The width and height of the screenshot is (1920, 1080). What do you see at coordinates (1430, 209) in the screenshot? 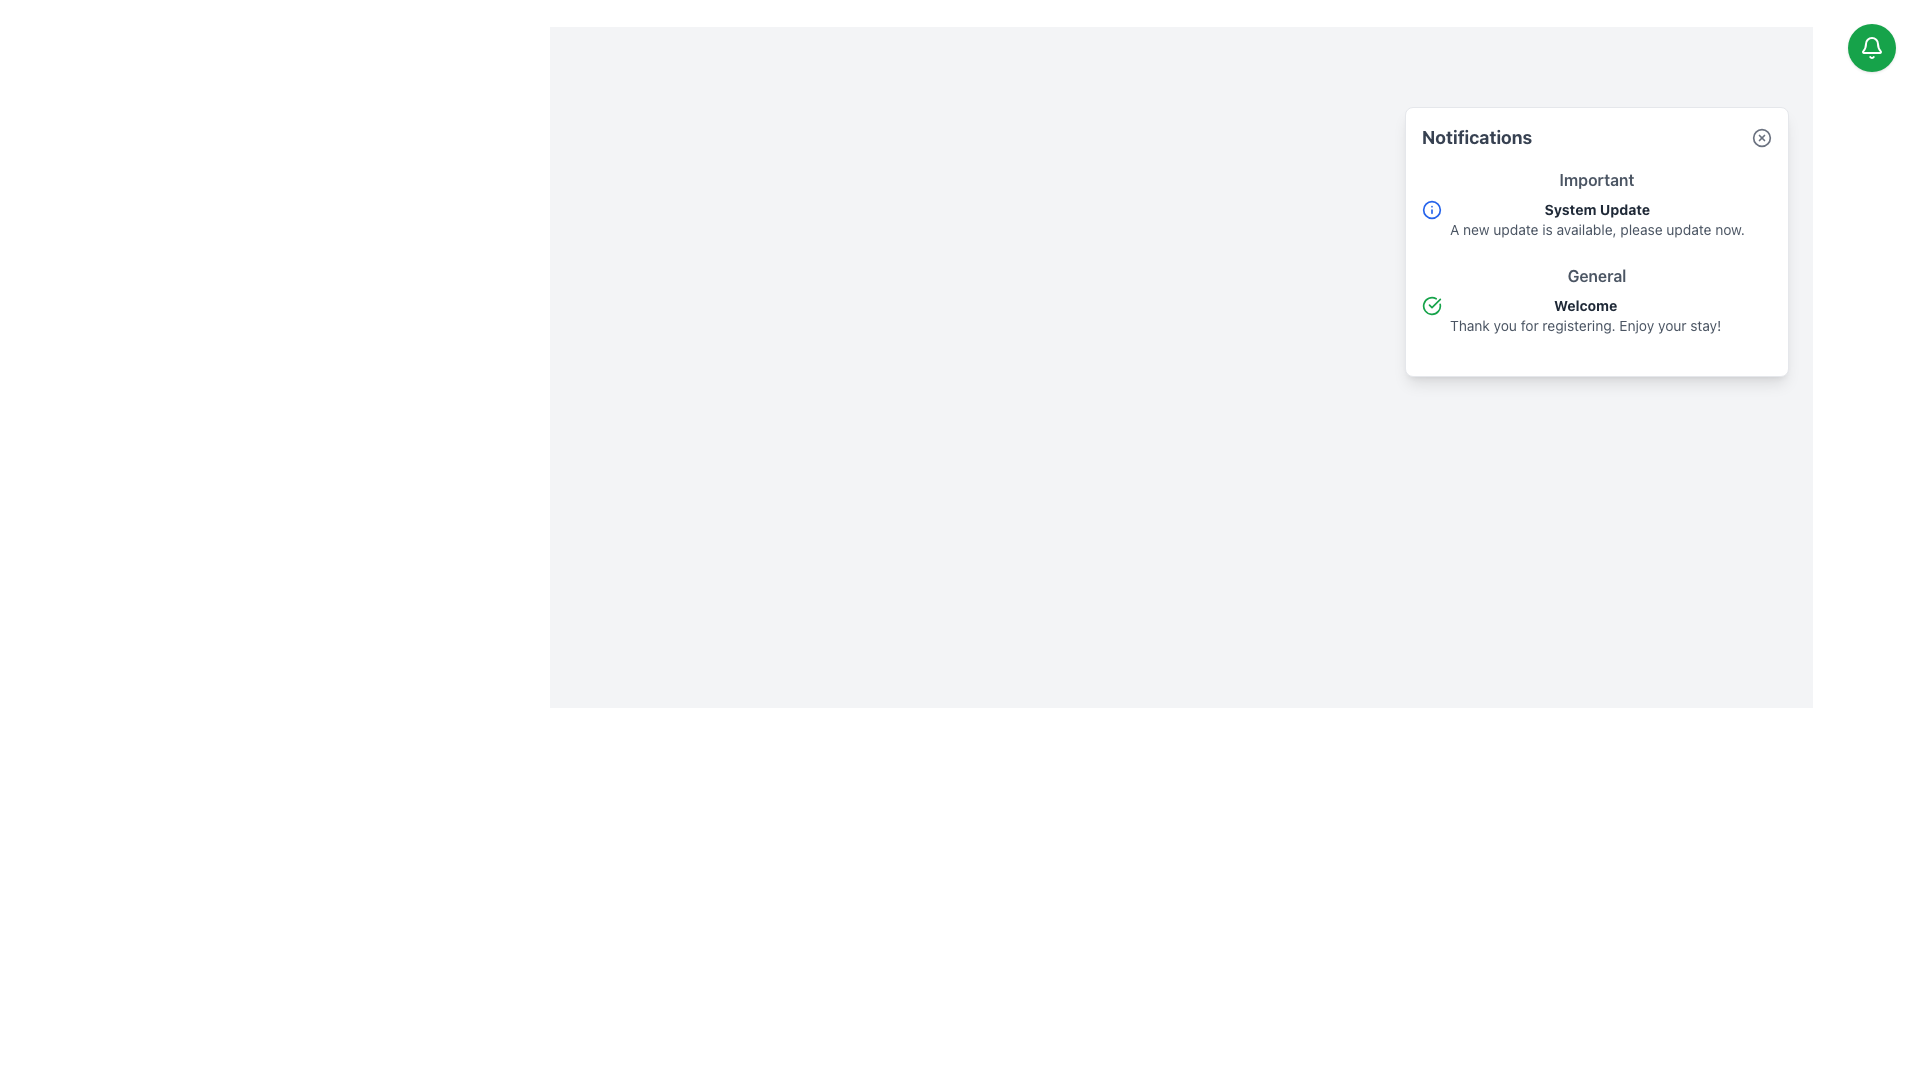
I see `the icon adjacent to the 'System Update' notification text in the notifications section under the 'Important' category` at bounding box center [1430, 209].